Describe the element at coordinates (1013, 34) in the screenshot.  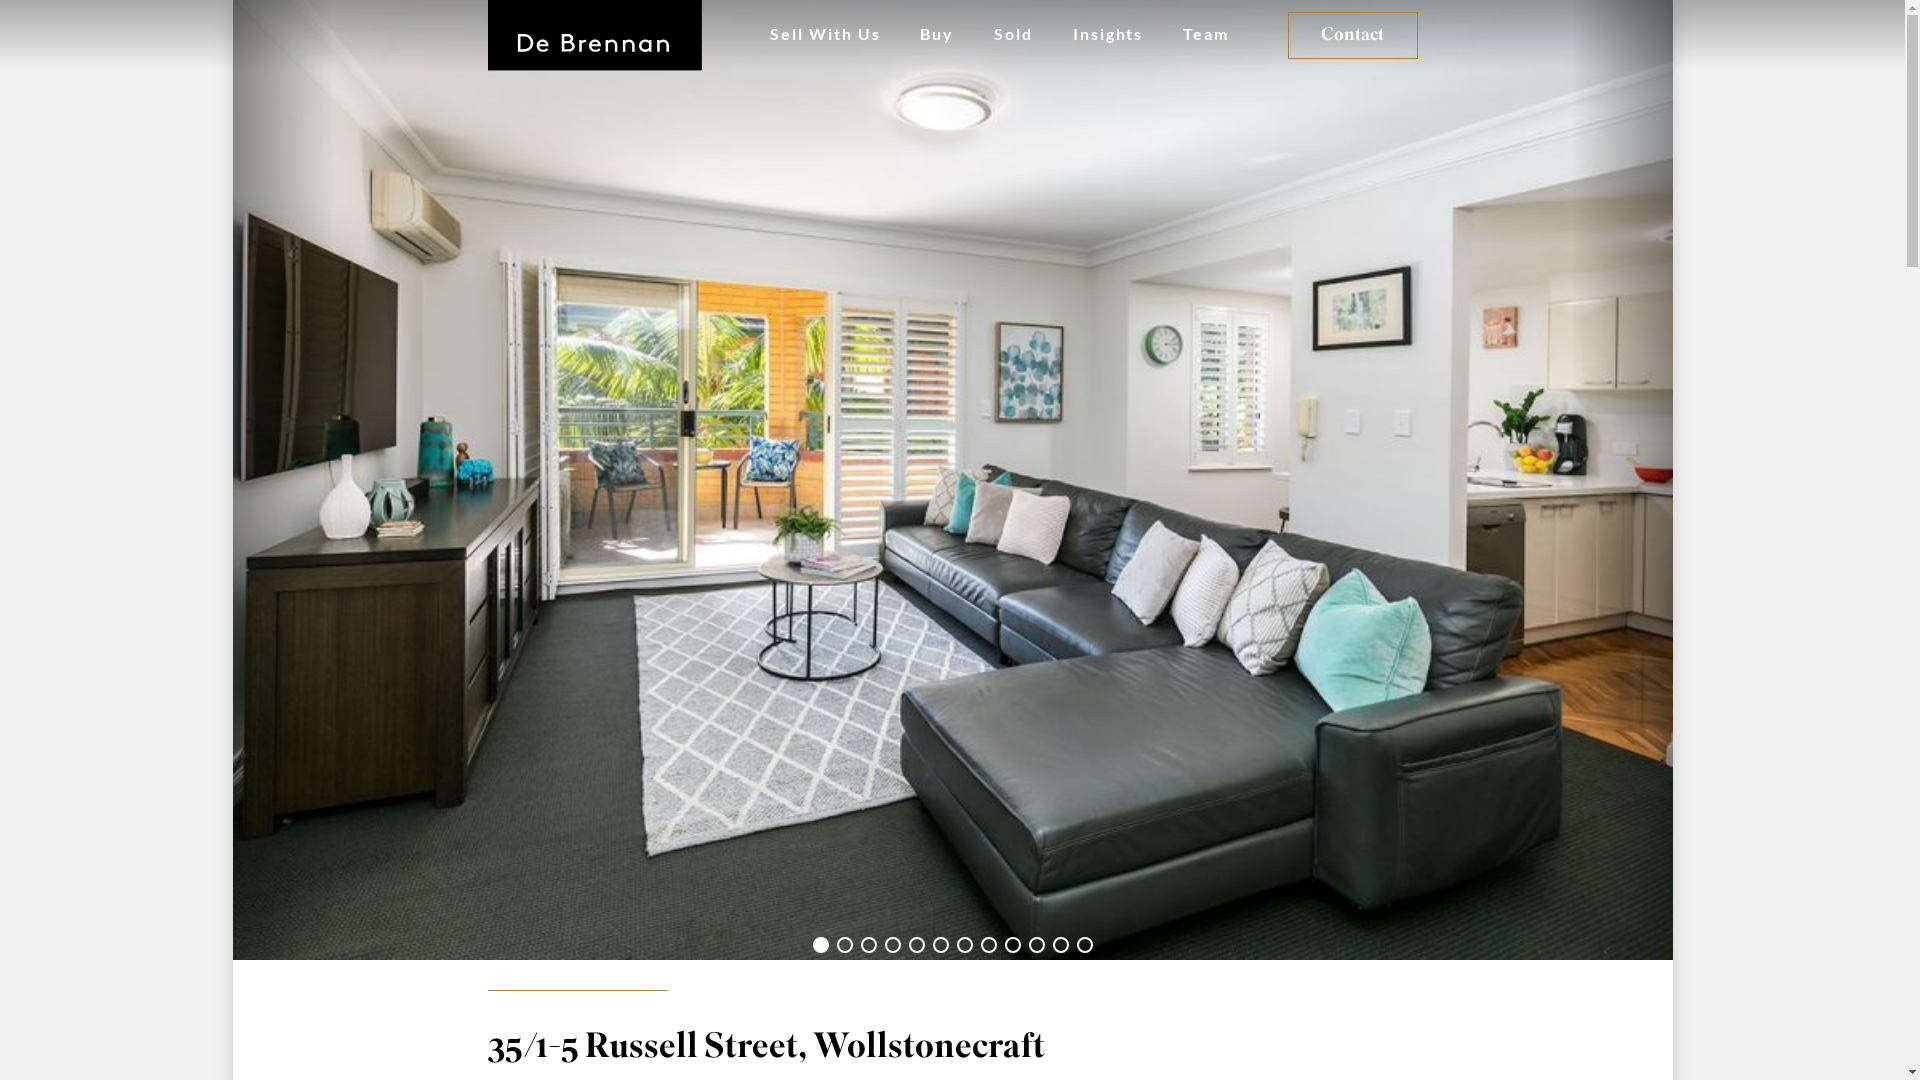
I see `'Sold'` at that location.